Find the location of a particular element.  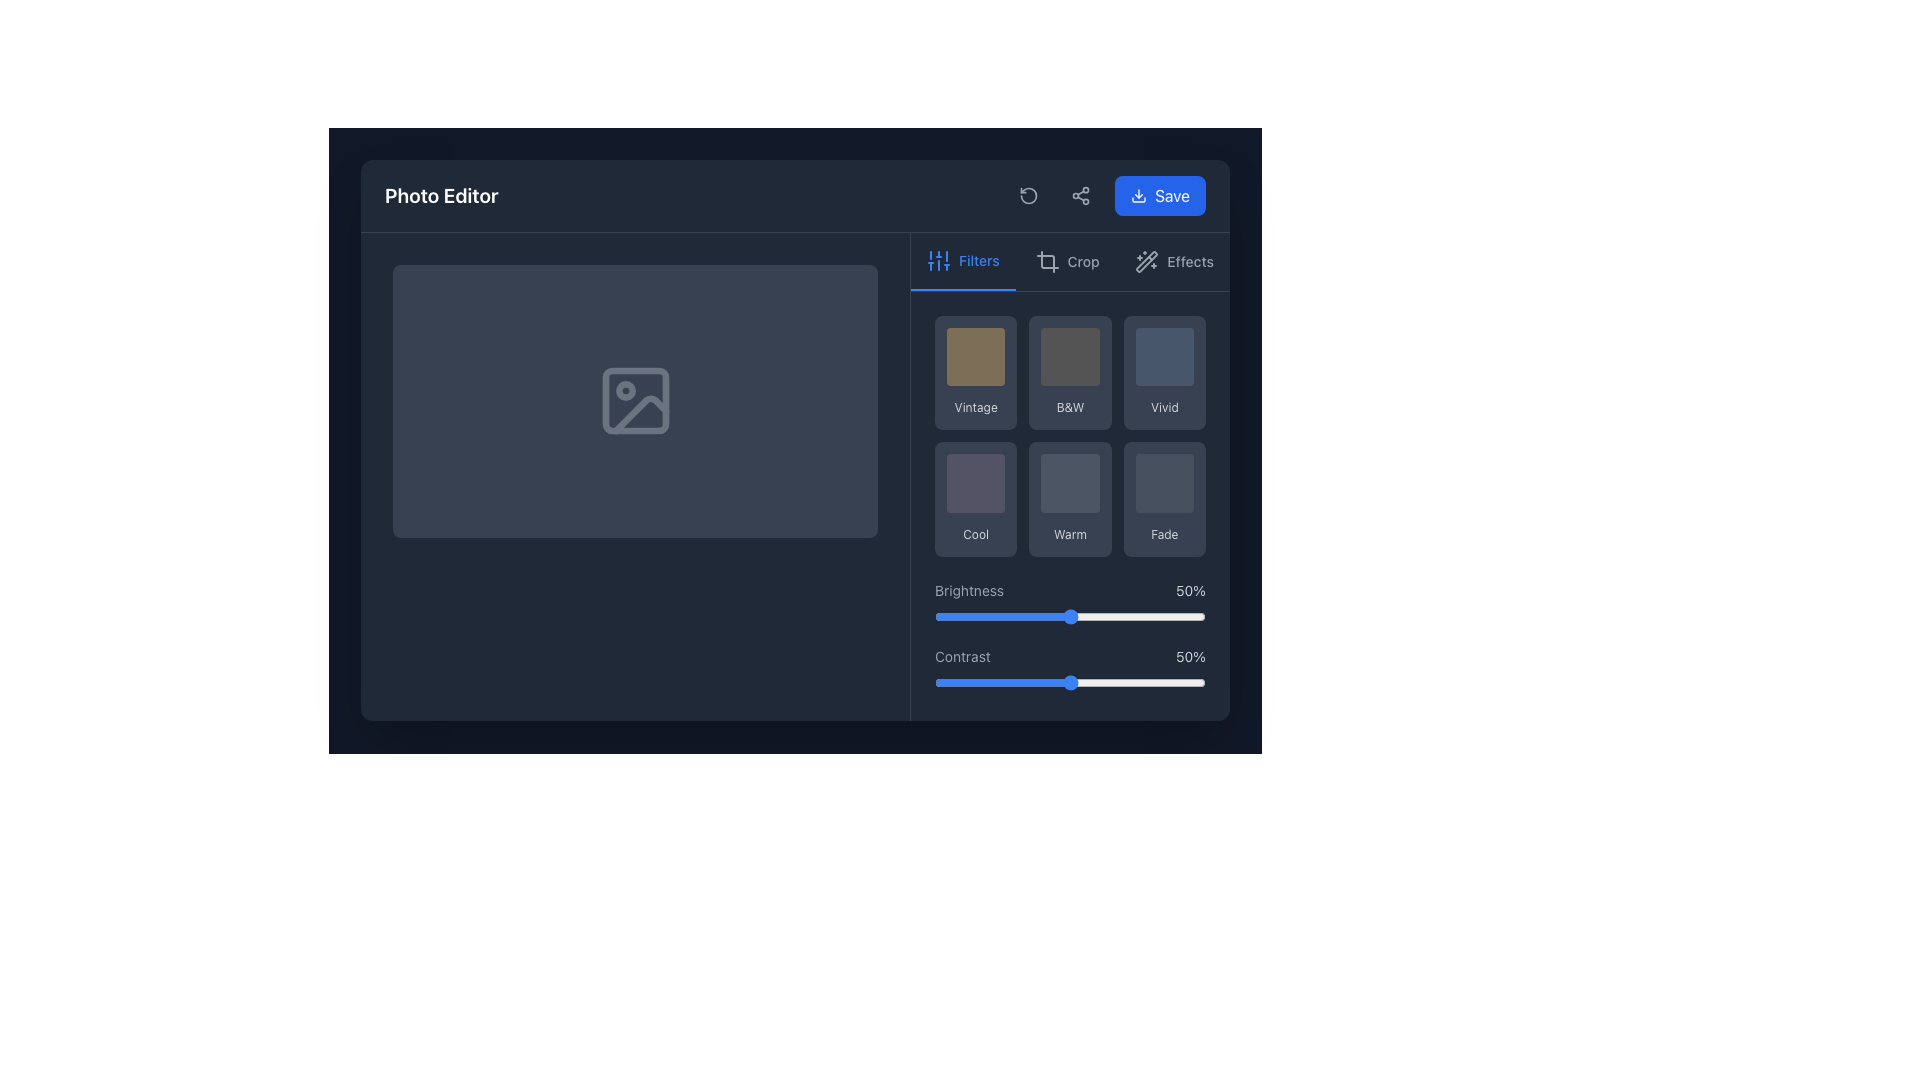

the picture frame icon with rounded corners that has a circular element inside and a zigzag line at the bottom right, styled in gray color is located at coordinates (634, 401).